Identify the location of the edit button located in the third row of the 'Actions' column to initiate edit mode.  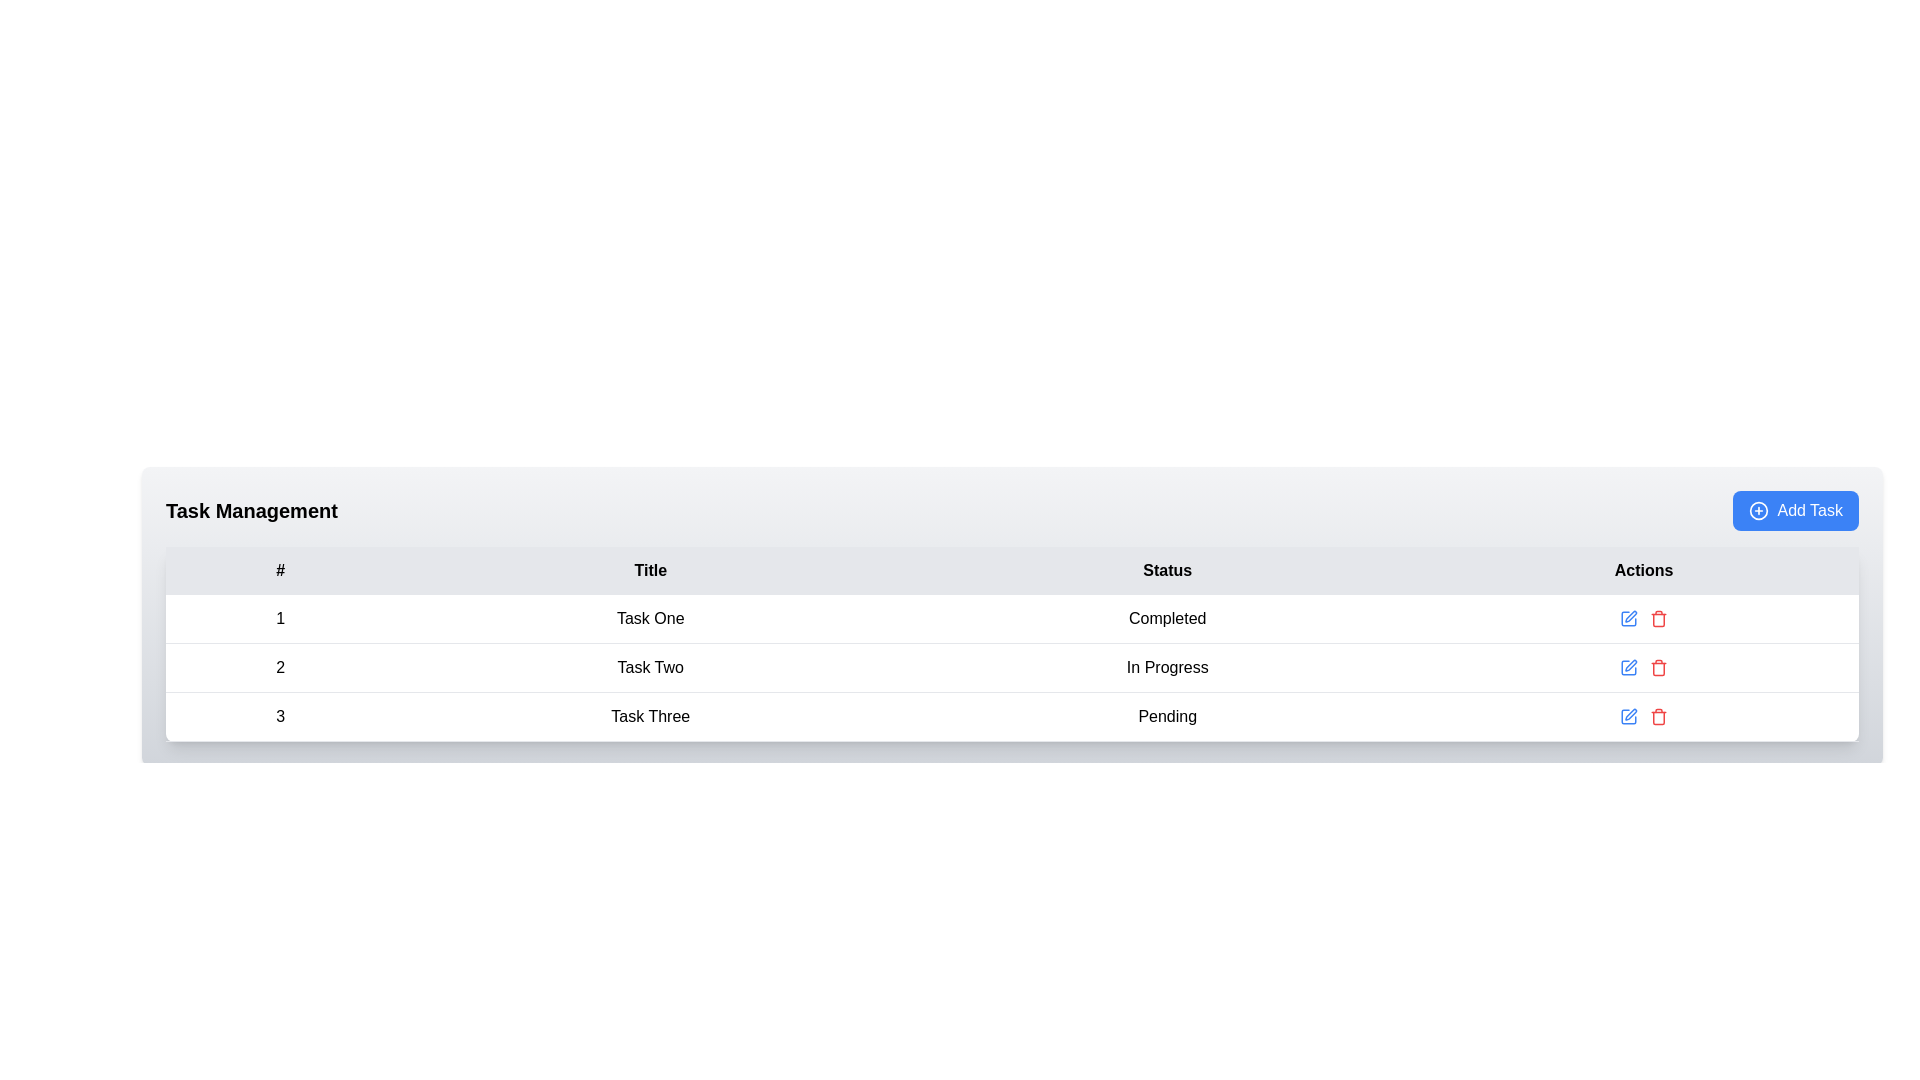
(1629, 667).